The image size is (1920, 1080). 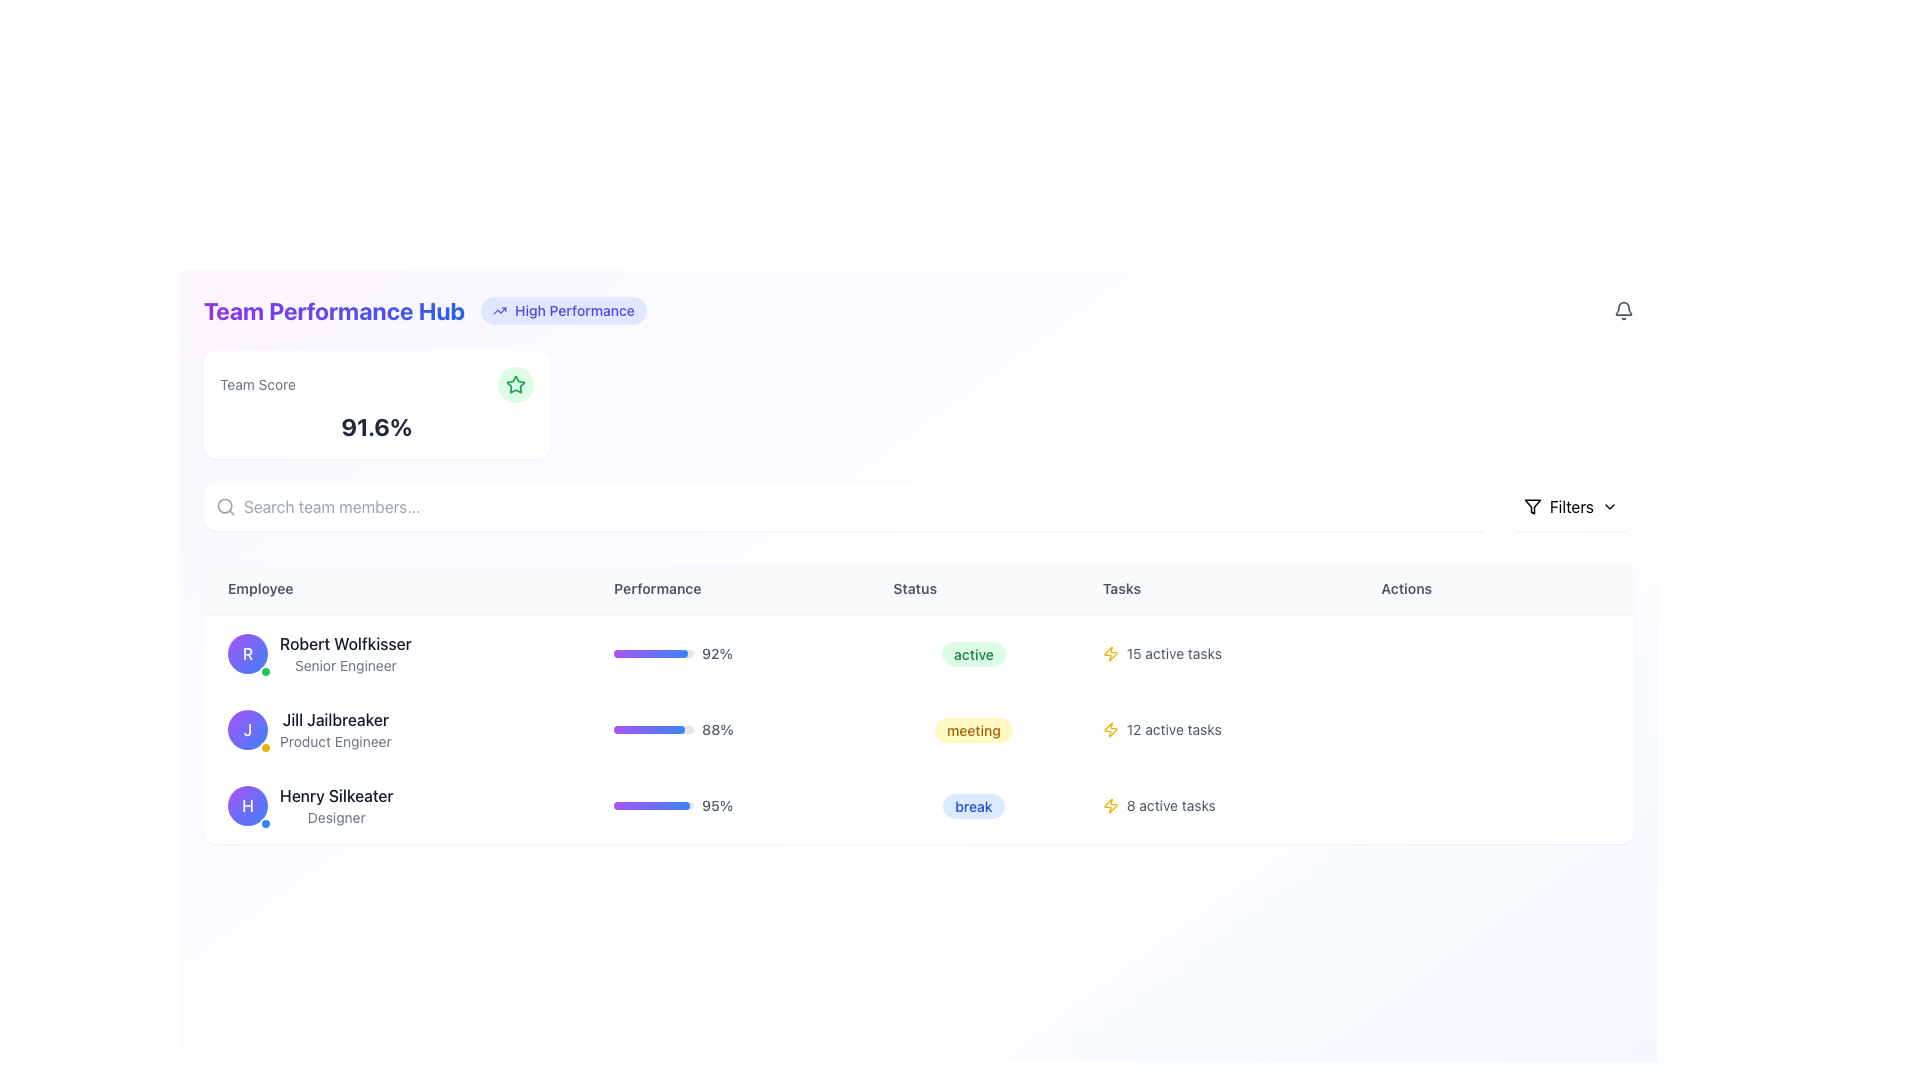 I want to click on the '15 active tasks' Text Label with Icon in the 'Tasks' column associated with 'Robert Wolfkisser' entry, so click(x=1217, y=654).